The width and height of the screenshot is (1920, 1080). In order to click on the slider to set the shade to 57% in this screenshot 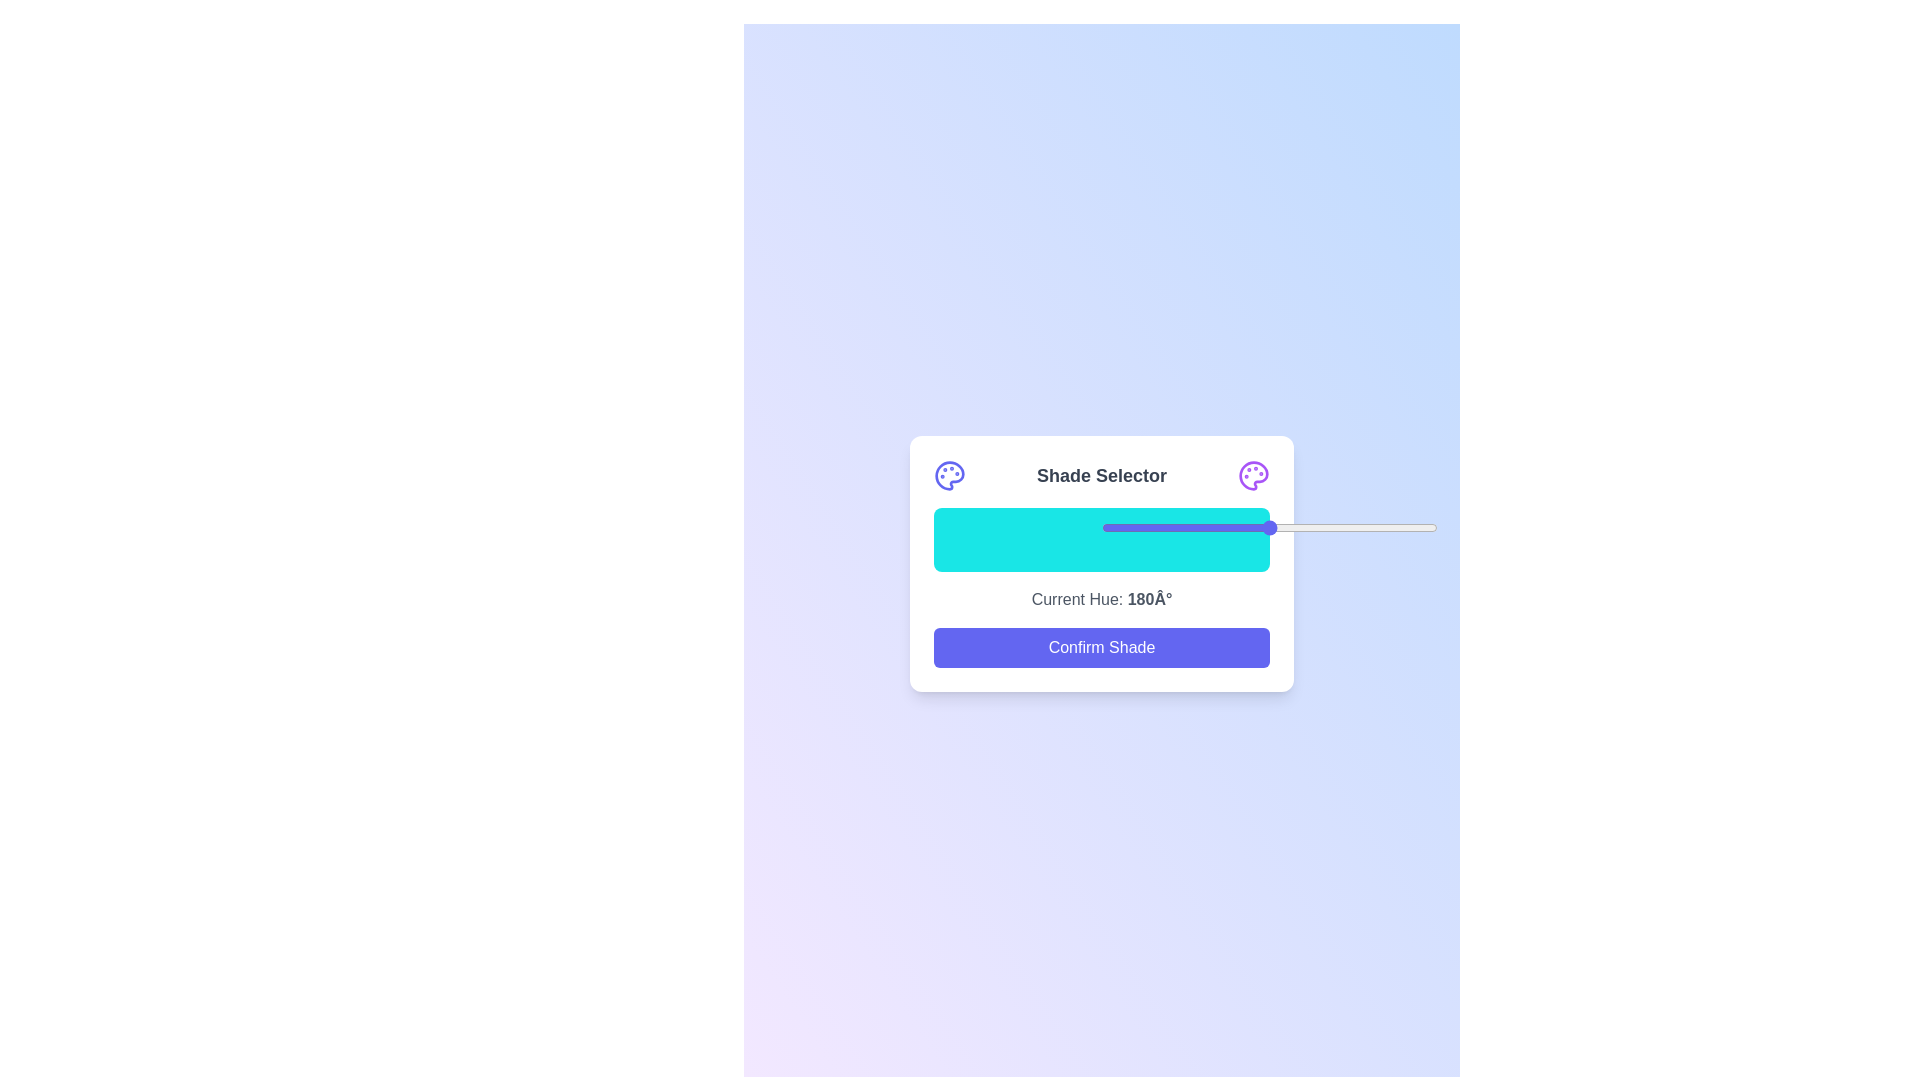, I will do `click(1293, 527)`.